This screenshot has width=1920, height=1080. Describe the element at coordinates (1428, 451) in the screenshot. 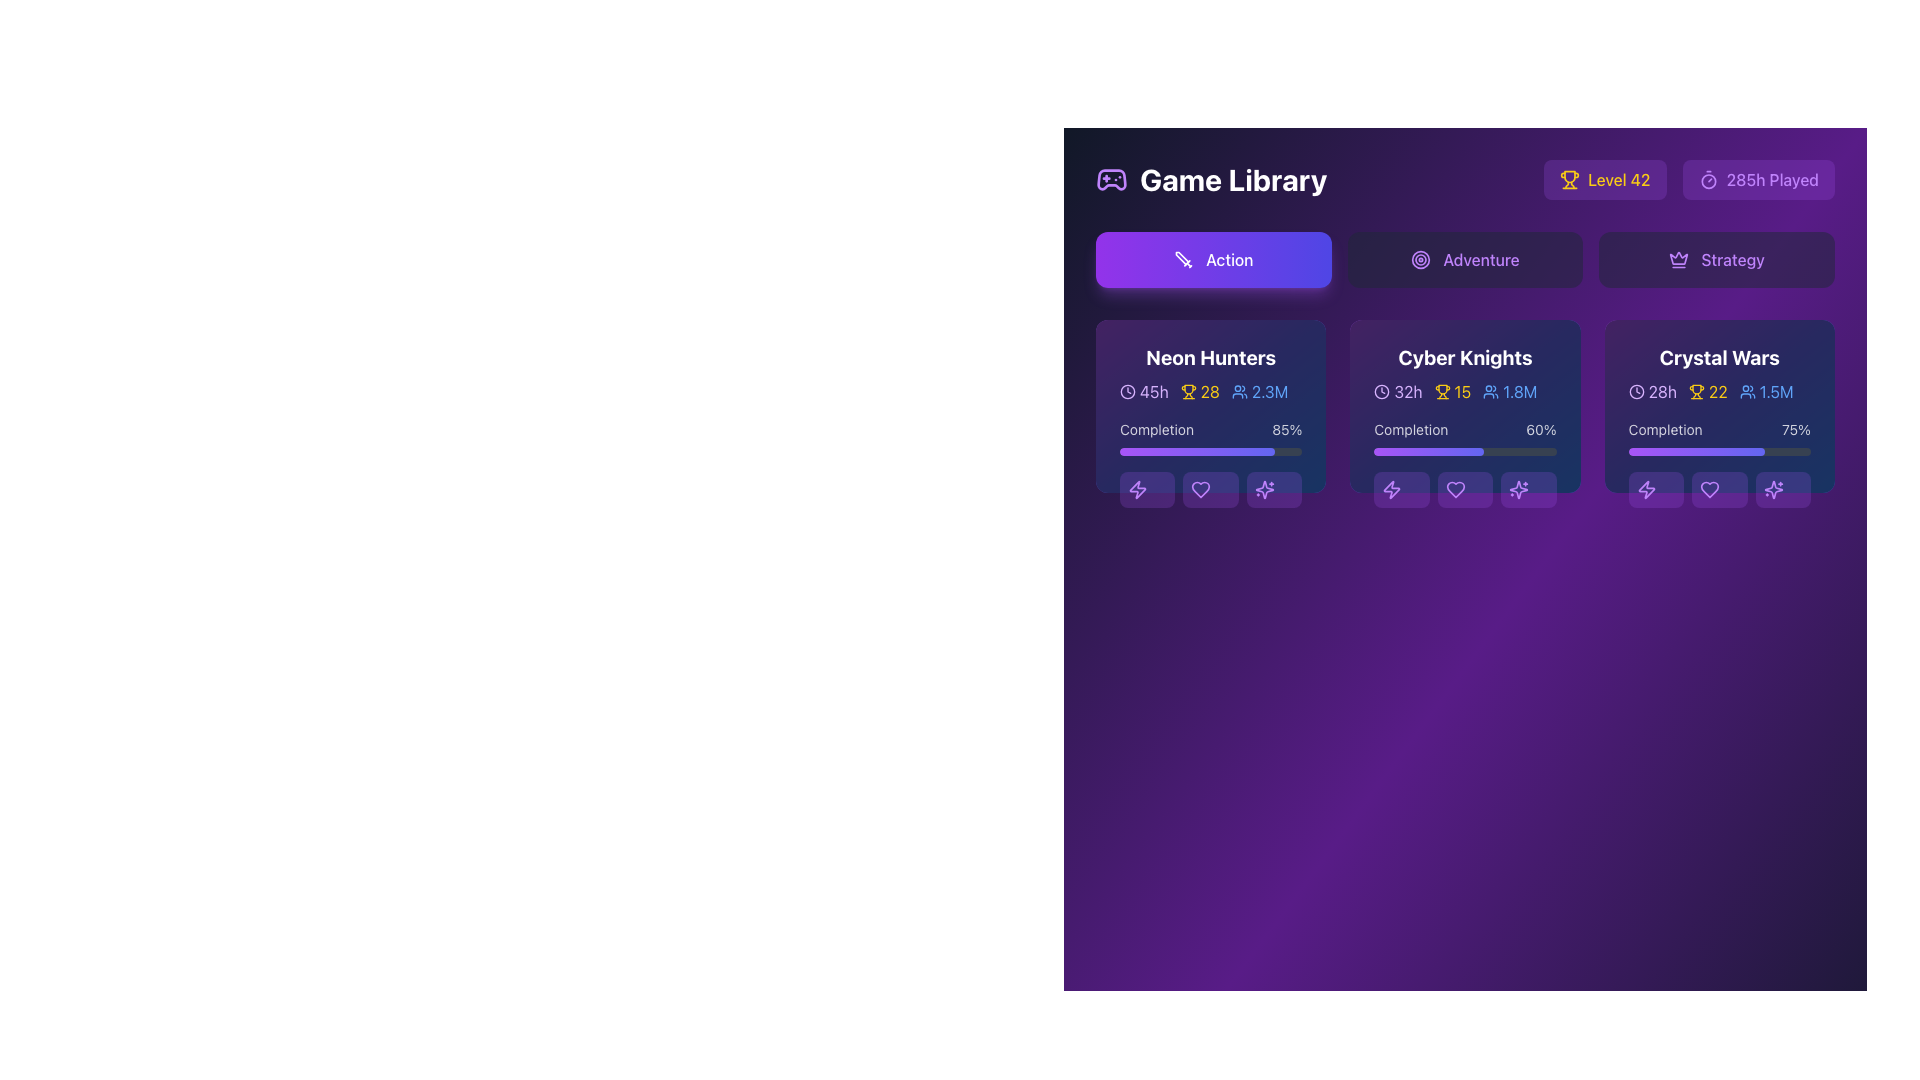

I see `the filled portion of the Progress Indicator within the second card labeled 'Cyber Knights' in the 'Game Library' interface, which indicates a completion level of 60%` at that location.